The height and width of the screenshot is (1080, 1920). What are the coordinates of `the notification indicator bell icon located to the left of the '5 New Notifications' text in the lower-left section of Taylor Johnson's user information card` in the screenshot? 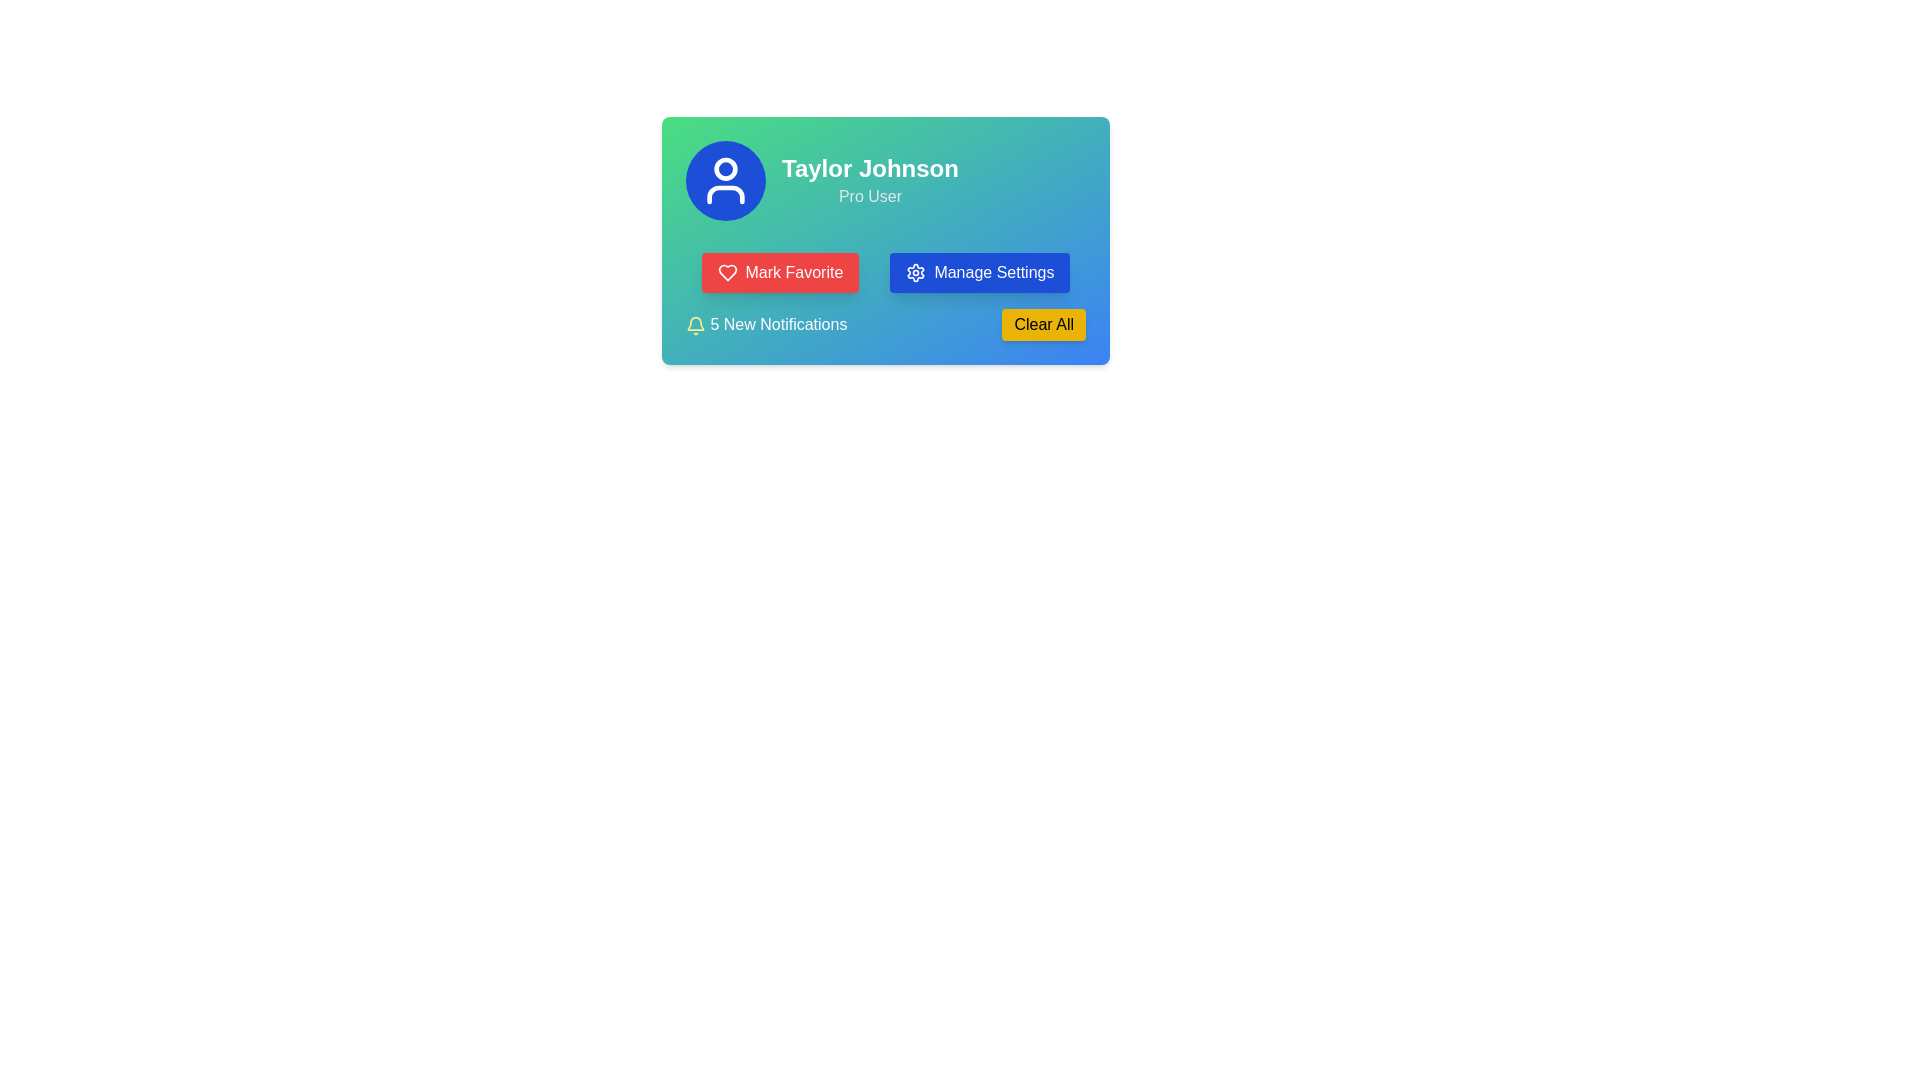 It's located at (696, 323).